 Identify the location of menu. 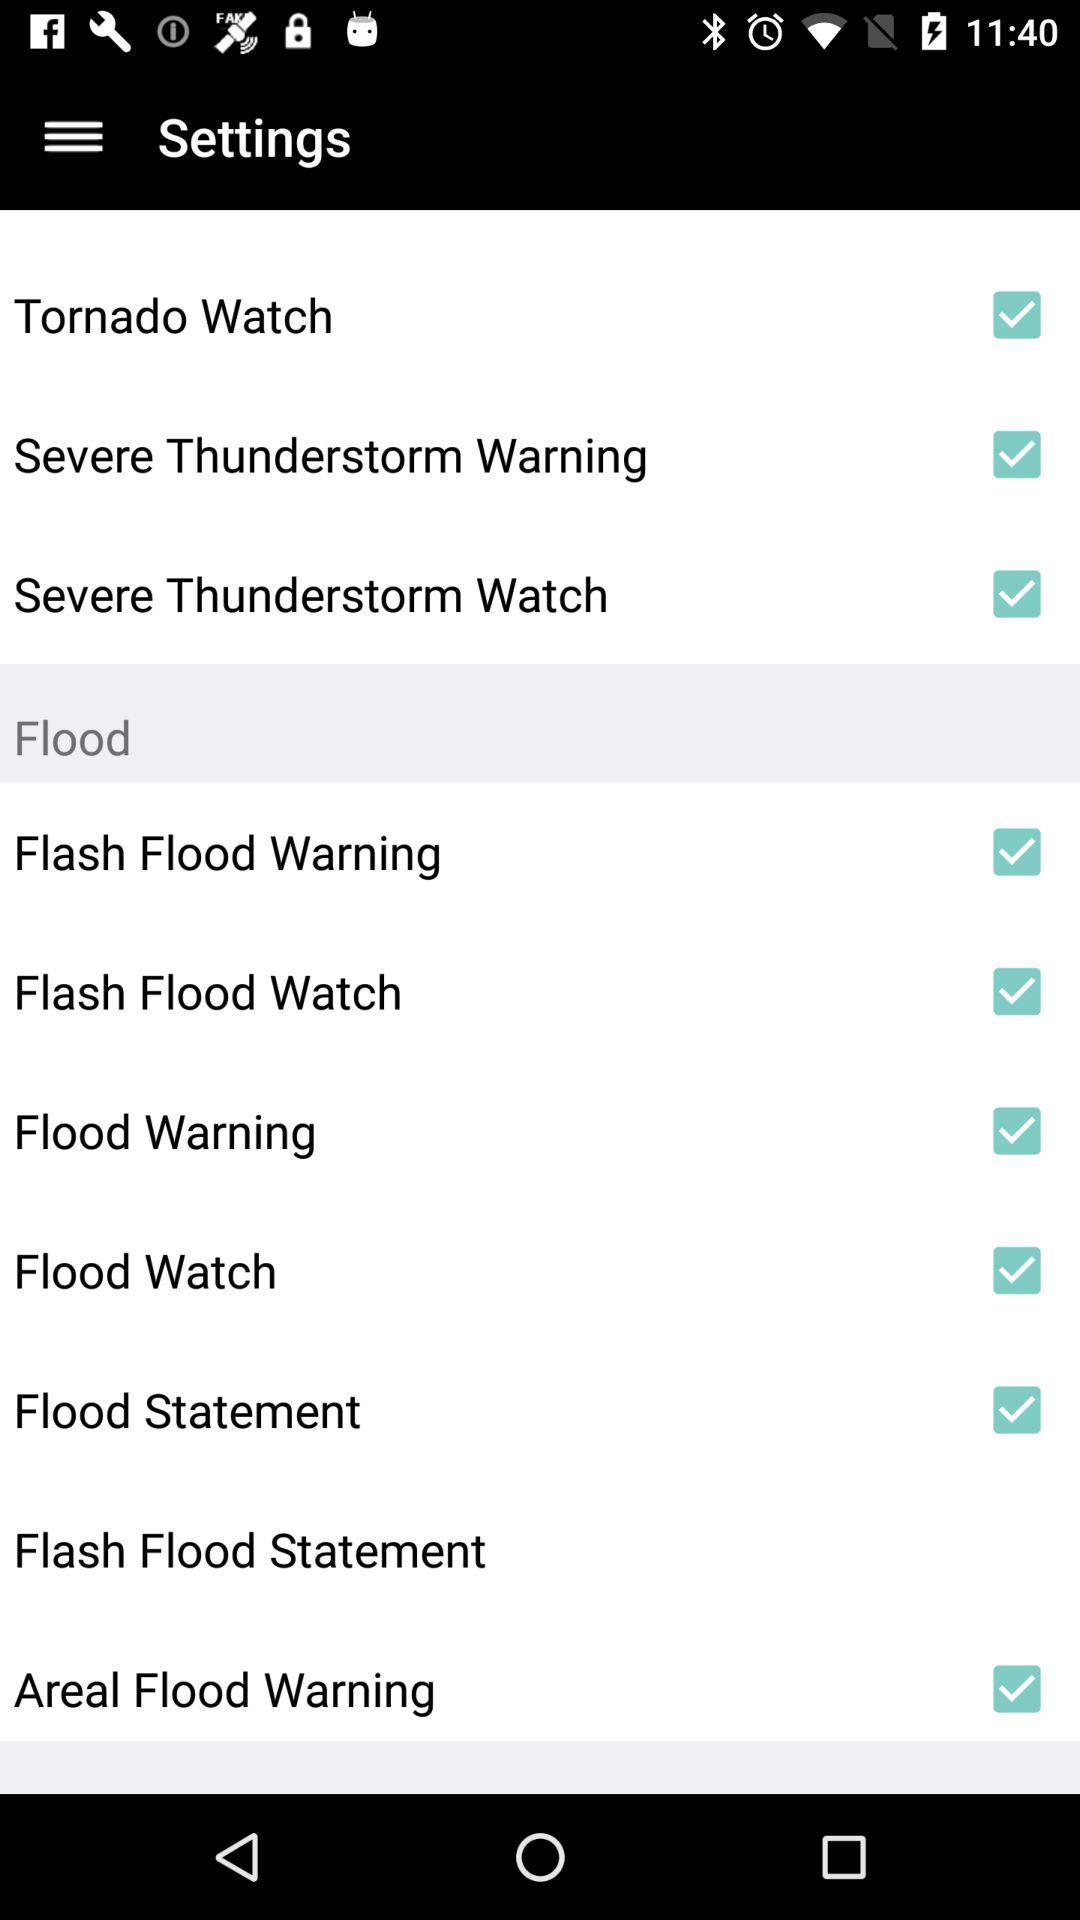
(72, 135).